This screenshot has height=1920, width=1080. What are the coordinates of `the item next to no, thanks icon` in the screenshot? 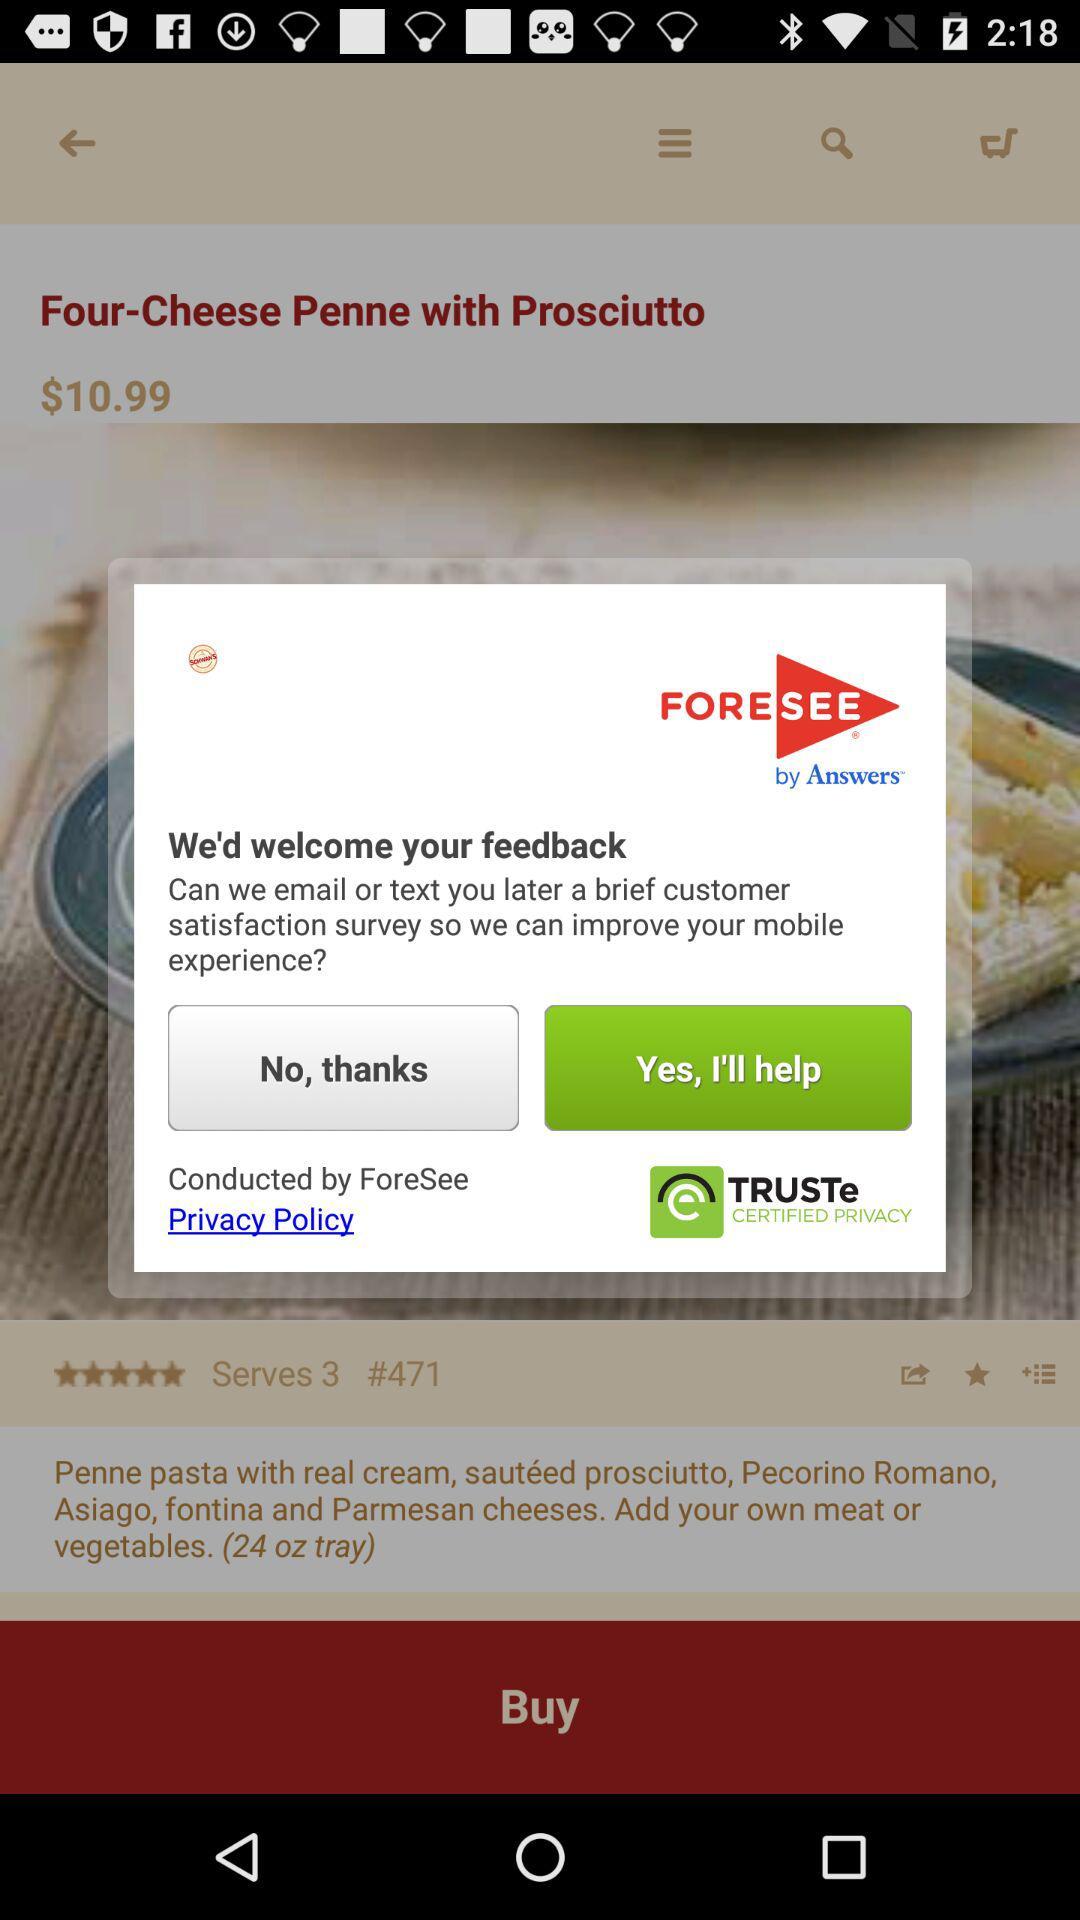 It's located at (728, 1067).